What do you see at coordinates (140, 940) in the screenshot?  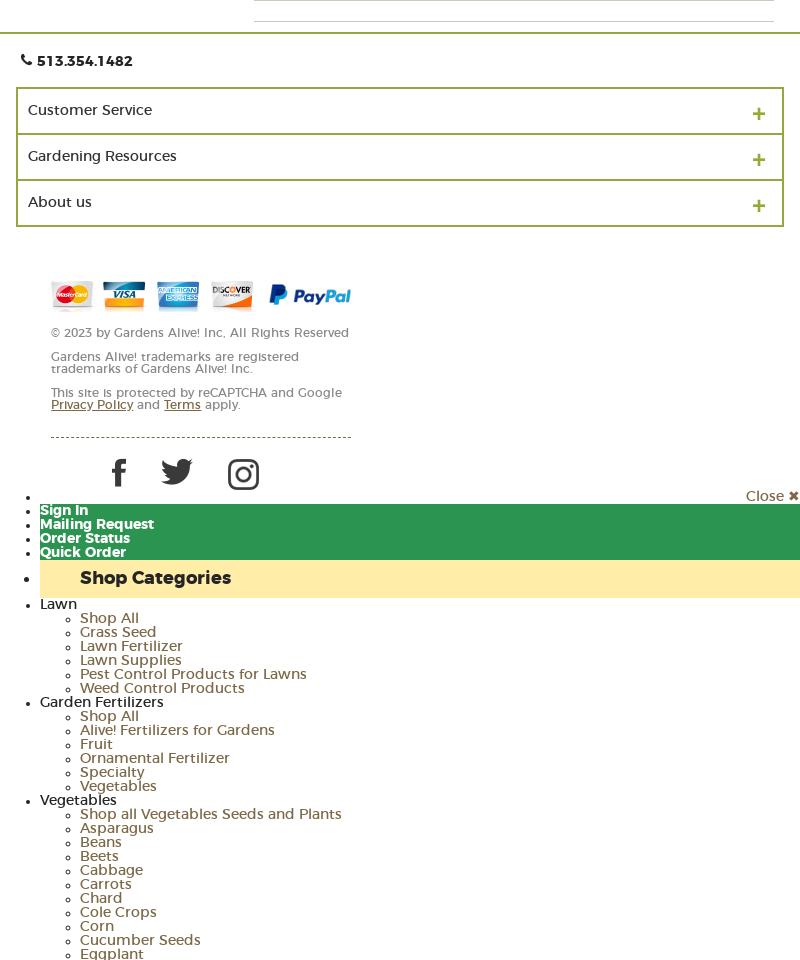 I see `'Cucumber Seeds'` at bounding box center [140, 940].